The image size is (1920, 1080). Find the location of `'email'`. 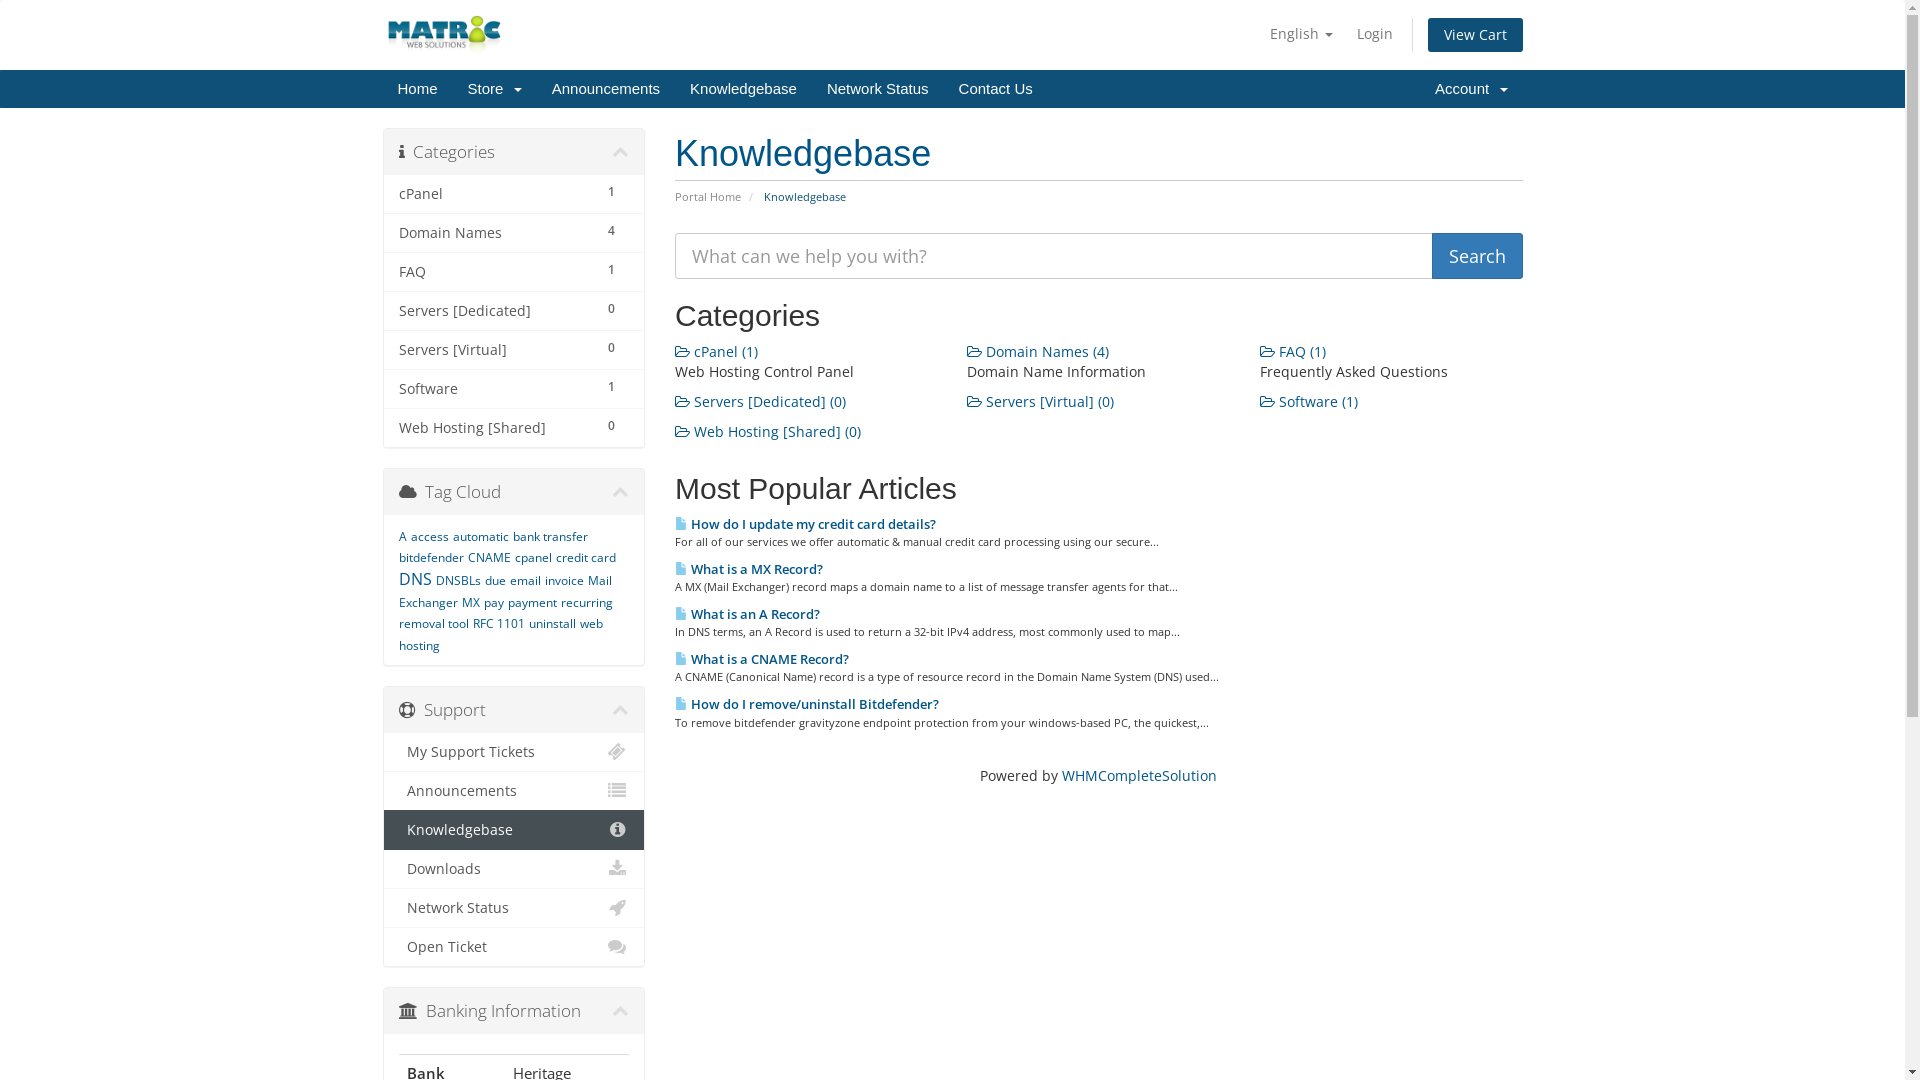

'email' is located at coordinates (525, 580).